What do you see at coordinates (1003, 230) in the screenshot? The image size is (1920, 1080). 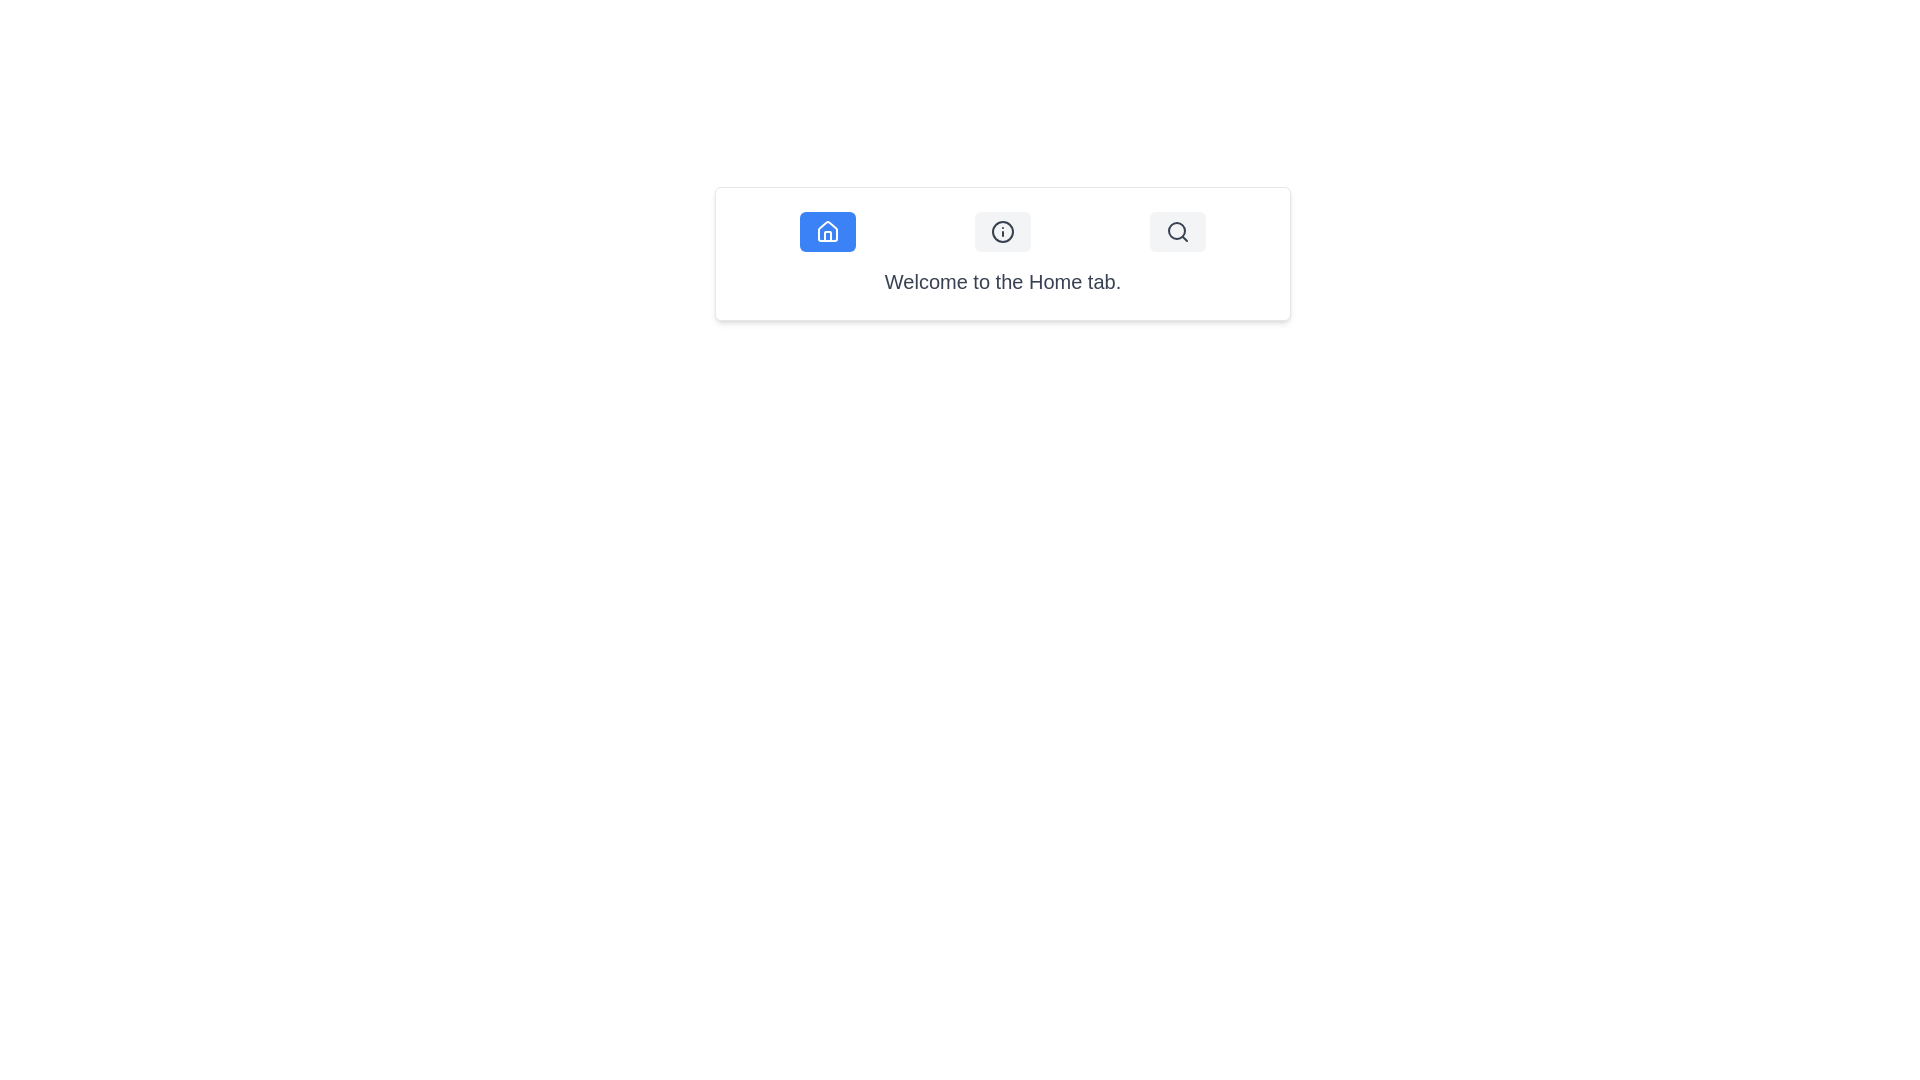 I see `the middle button, which is light gray with a circular icon containing an i symbol` at bounding box center [1003, 230].